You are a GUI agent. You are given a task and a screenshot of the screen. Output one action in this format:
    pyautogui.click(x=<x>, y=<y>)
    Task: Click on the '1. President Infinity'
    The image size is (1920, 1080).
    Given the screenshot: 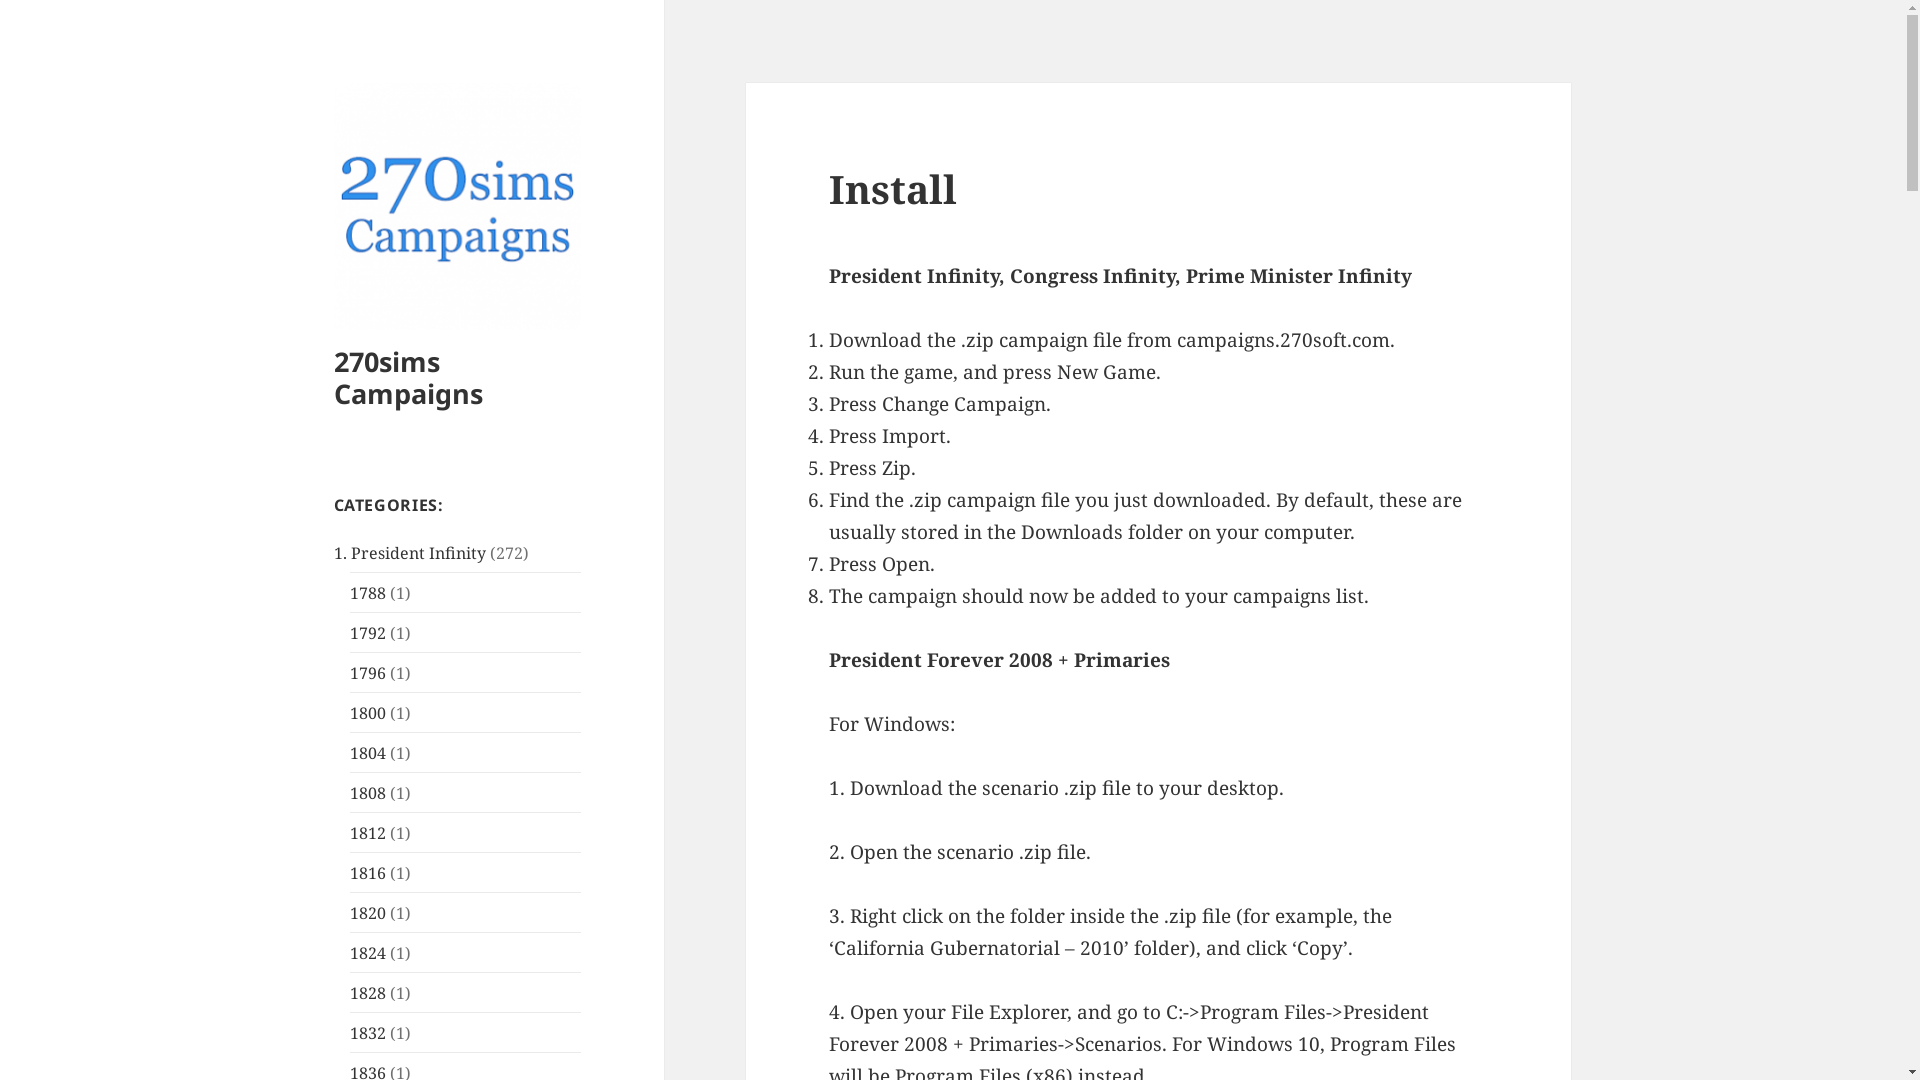 What is the action you would take?
    pyautogui.click(x=408, y=552)
    